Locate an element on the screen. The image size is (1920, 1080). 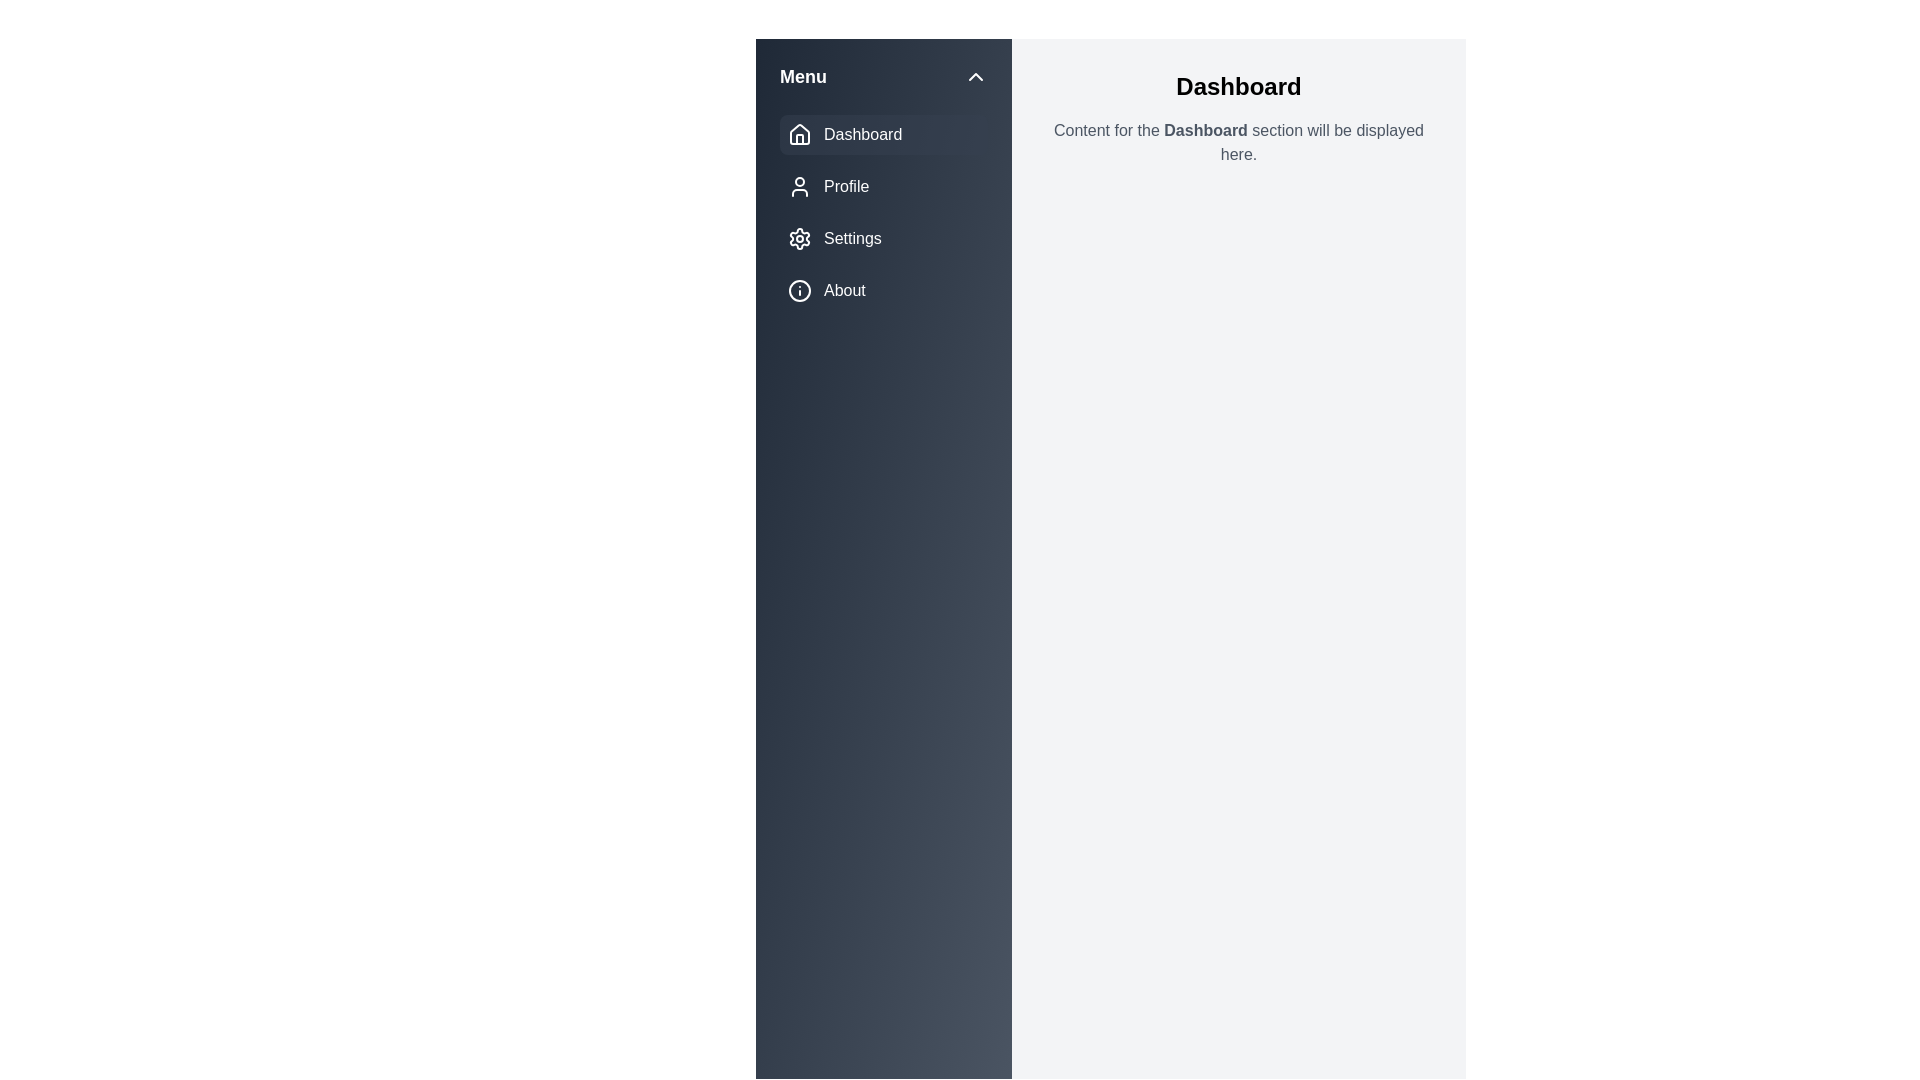
the text label for the user's profile section in the vertical navigation menu is located at coordinates (846, 186).